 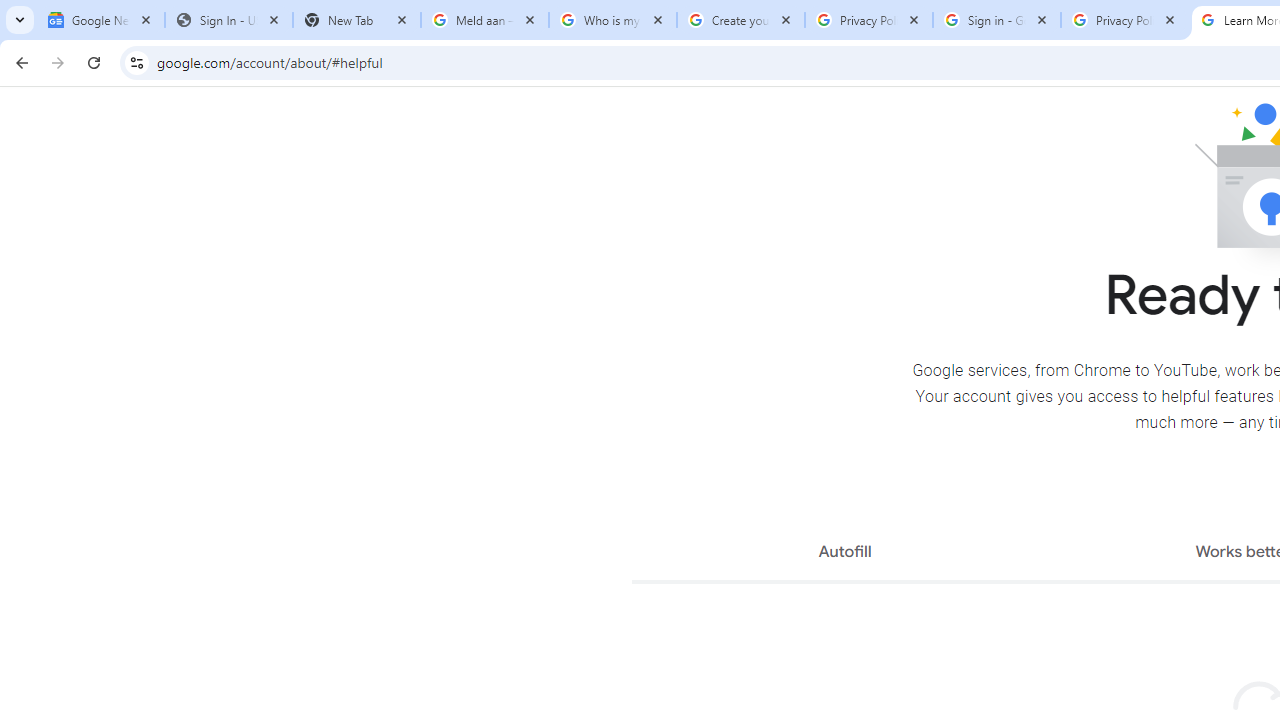 I want to click on 'Who is my administrator? - Google Account Help', so click(x=612, y=20).